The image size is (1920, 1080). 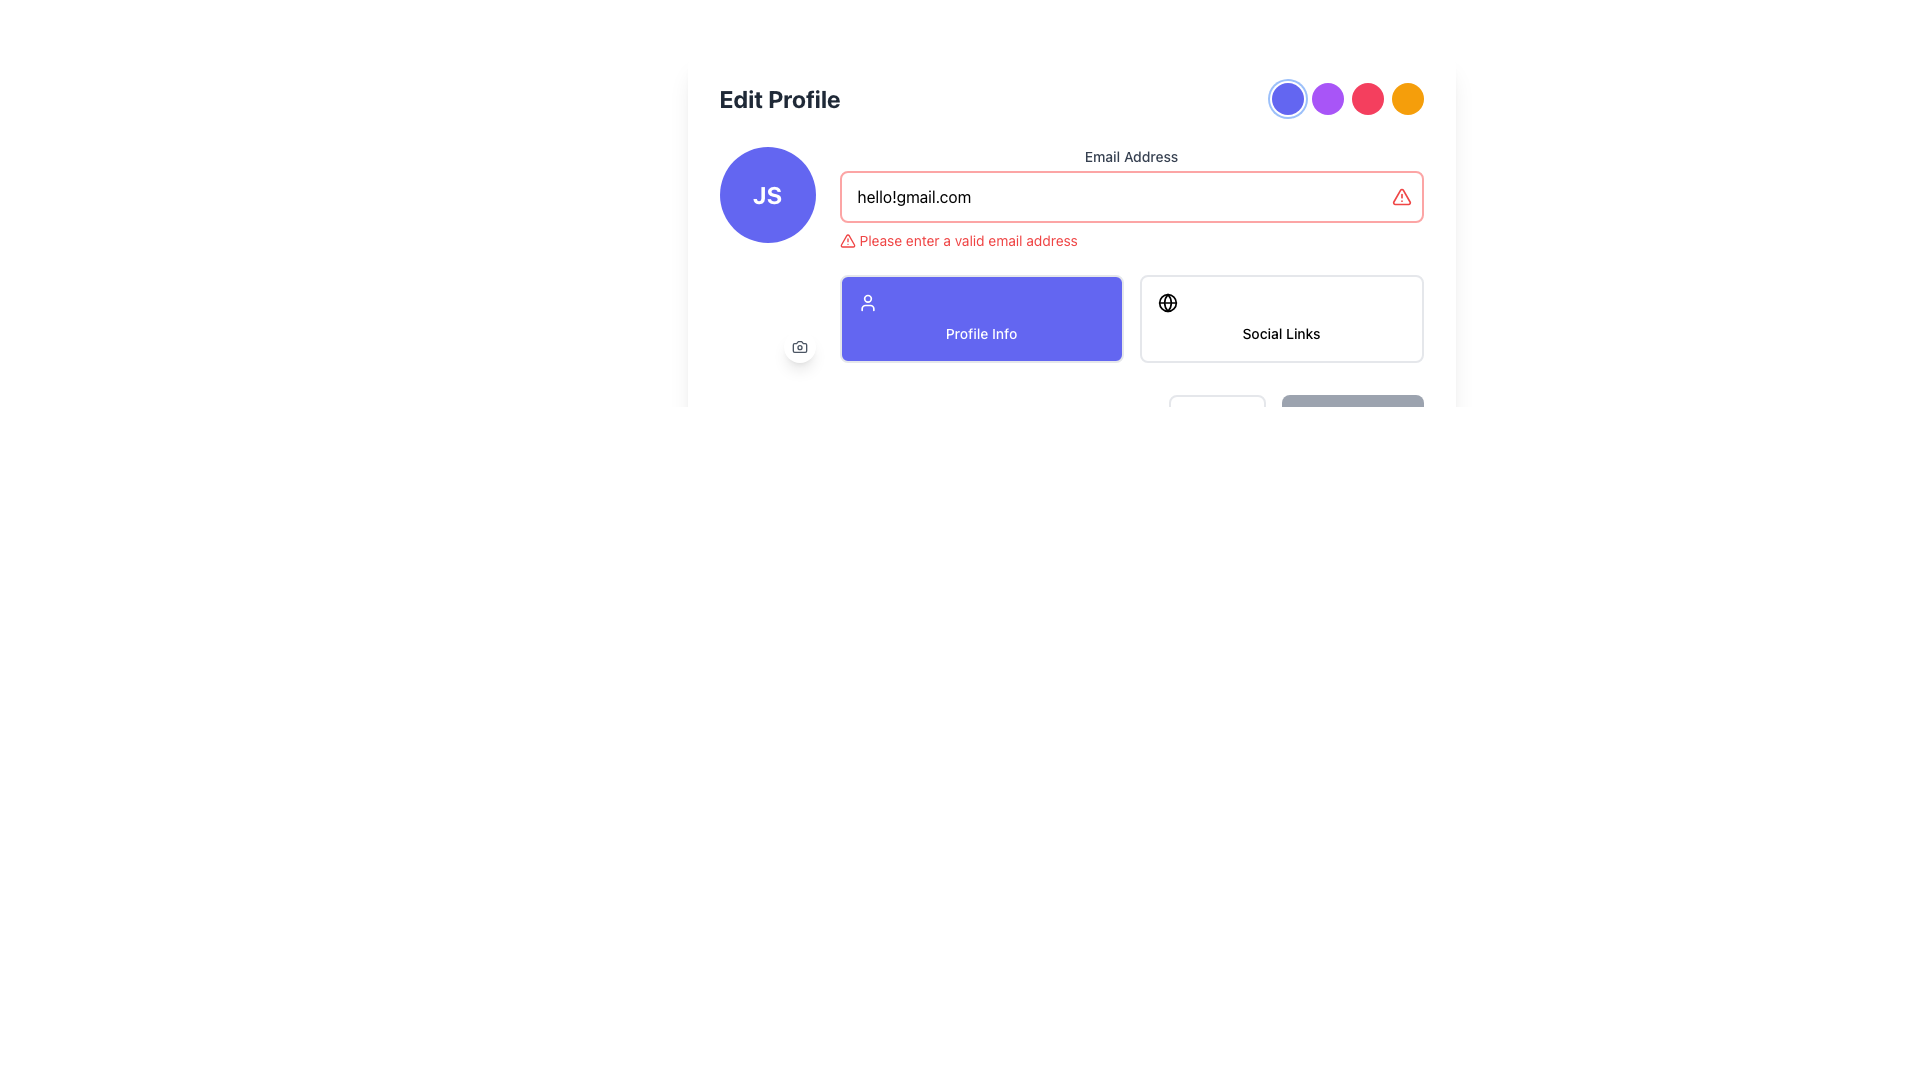 What do you see at coordinates (1281, 318) in the screenshot?
I see `the second button in the right column of the two-column grid layout` at bounding box center [1281, 318].